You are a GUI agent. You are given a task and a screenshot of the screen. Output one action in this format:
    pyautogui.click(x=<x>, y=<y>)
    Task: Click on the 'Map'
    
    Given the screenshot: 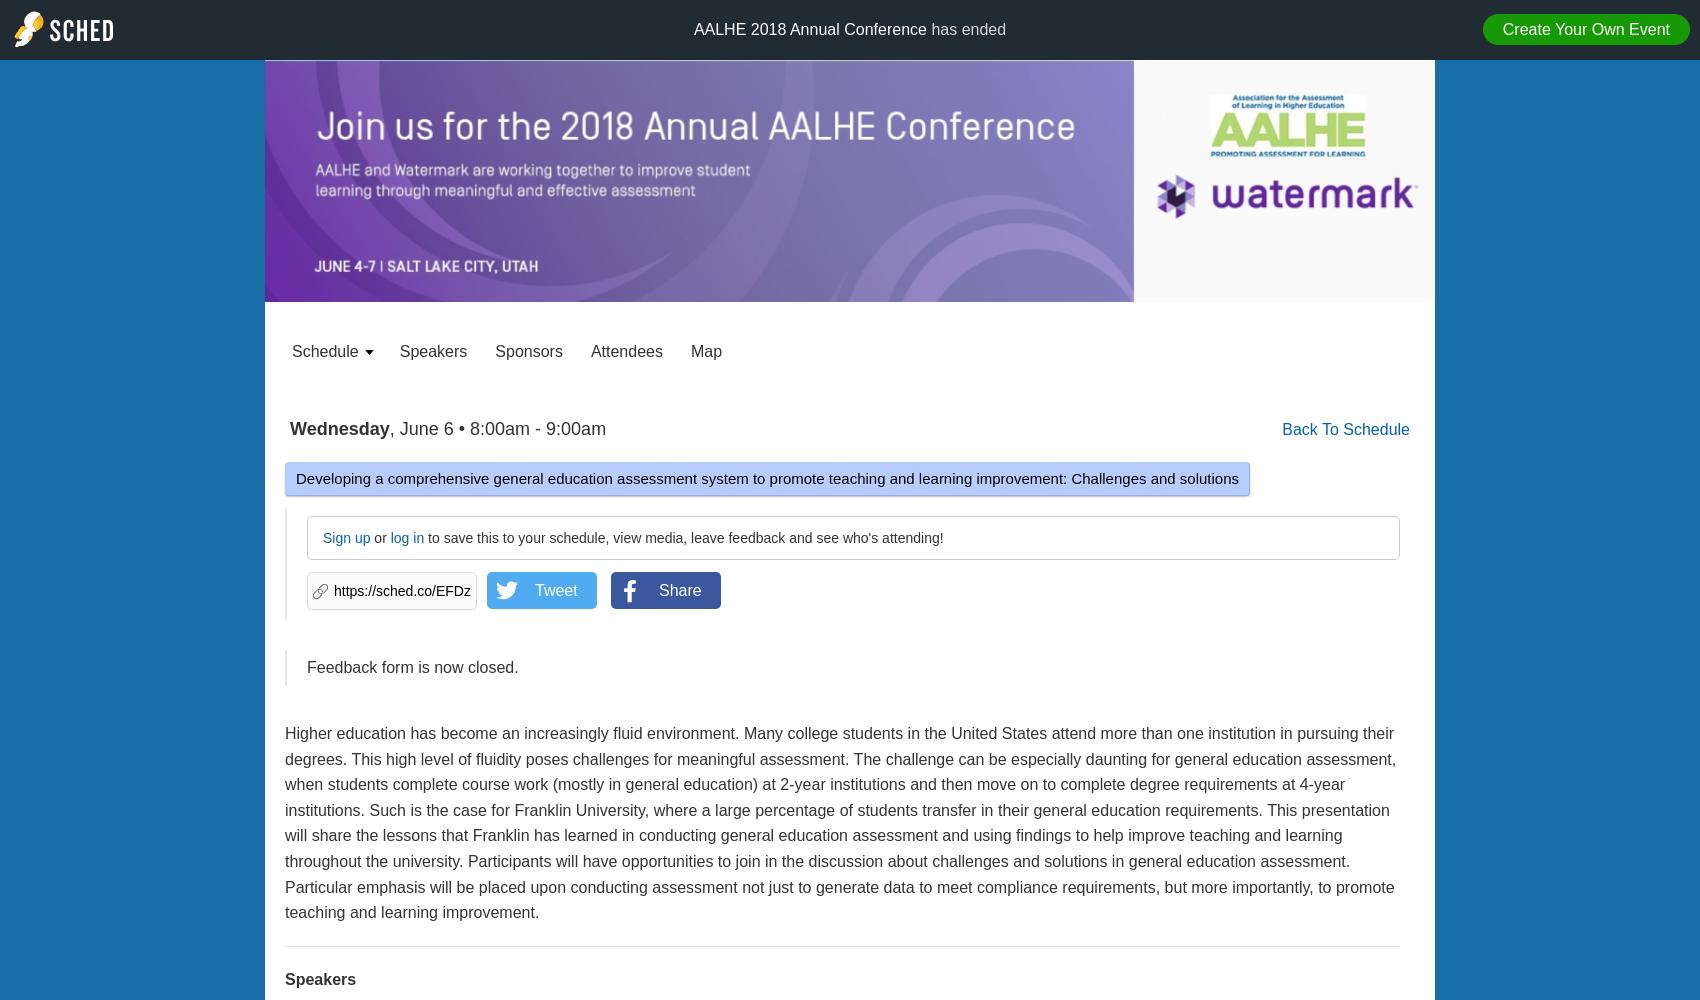 What is the action you would take?
    pyautogui.click(x=706, y=350)
    